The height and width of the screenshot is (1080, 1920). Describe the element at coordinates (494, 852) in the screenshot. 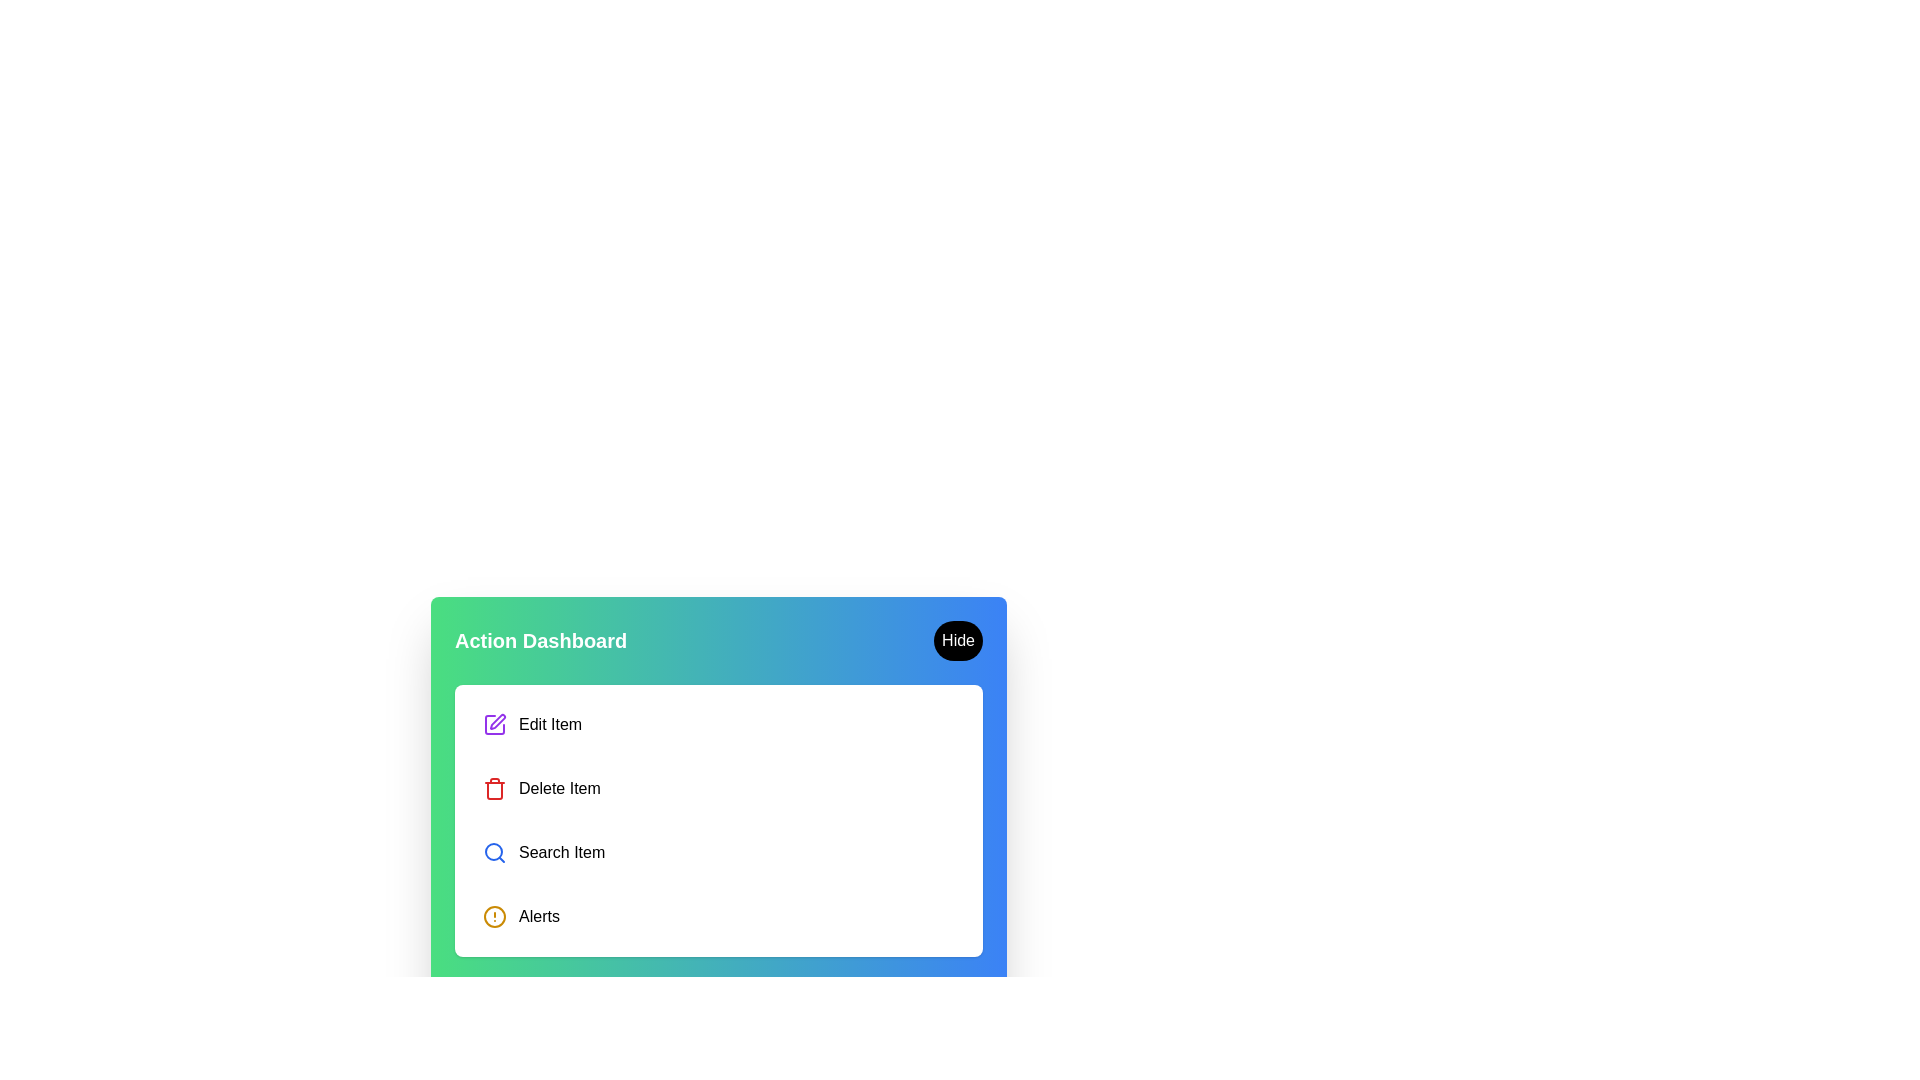

I see `the magnifying glass icon, which is the first visual item in the Action Dashboard interface, located to the left of the text 'Search Item'` at that location.